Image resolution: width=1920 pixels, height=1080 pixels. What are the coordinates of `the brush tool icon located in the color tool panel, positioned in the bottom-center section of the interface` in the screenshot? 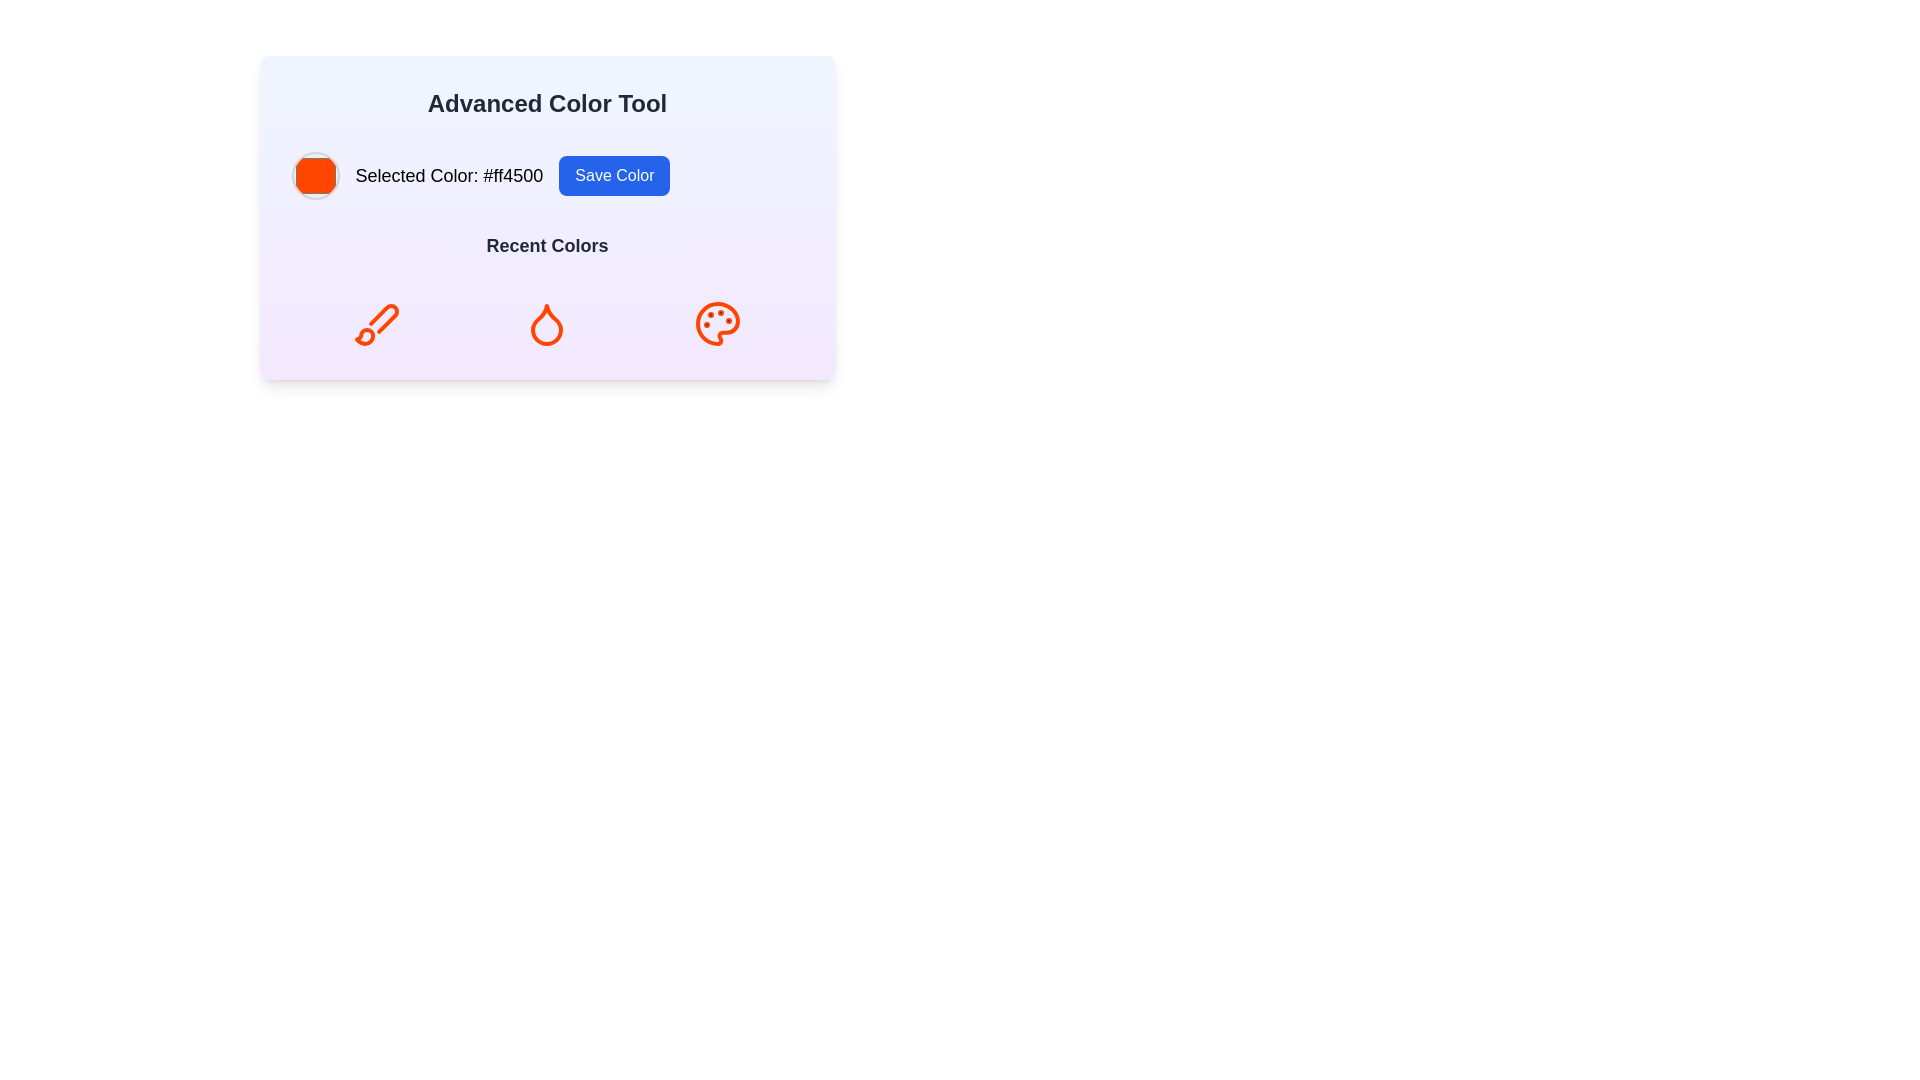 It's located at (364, 335).